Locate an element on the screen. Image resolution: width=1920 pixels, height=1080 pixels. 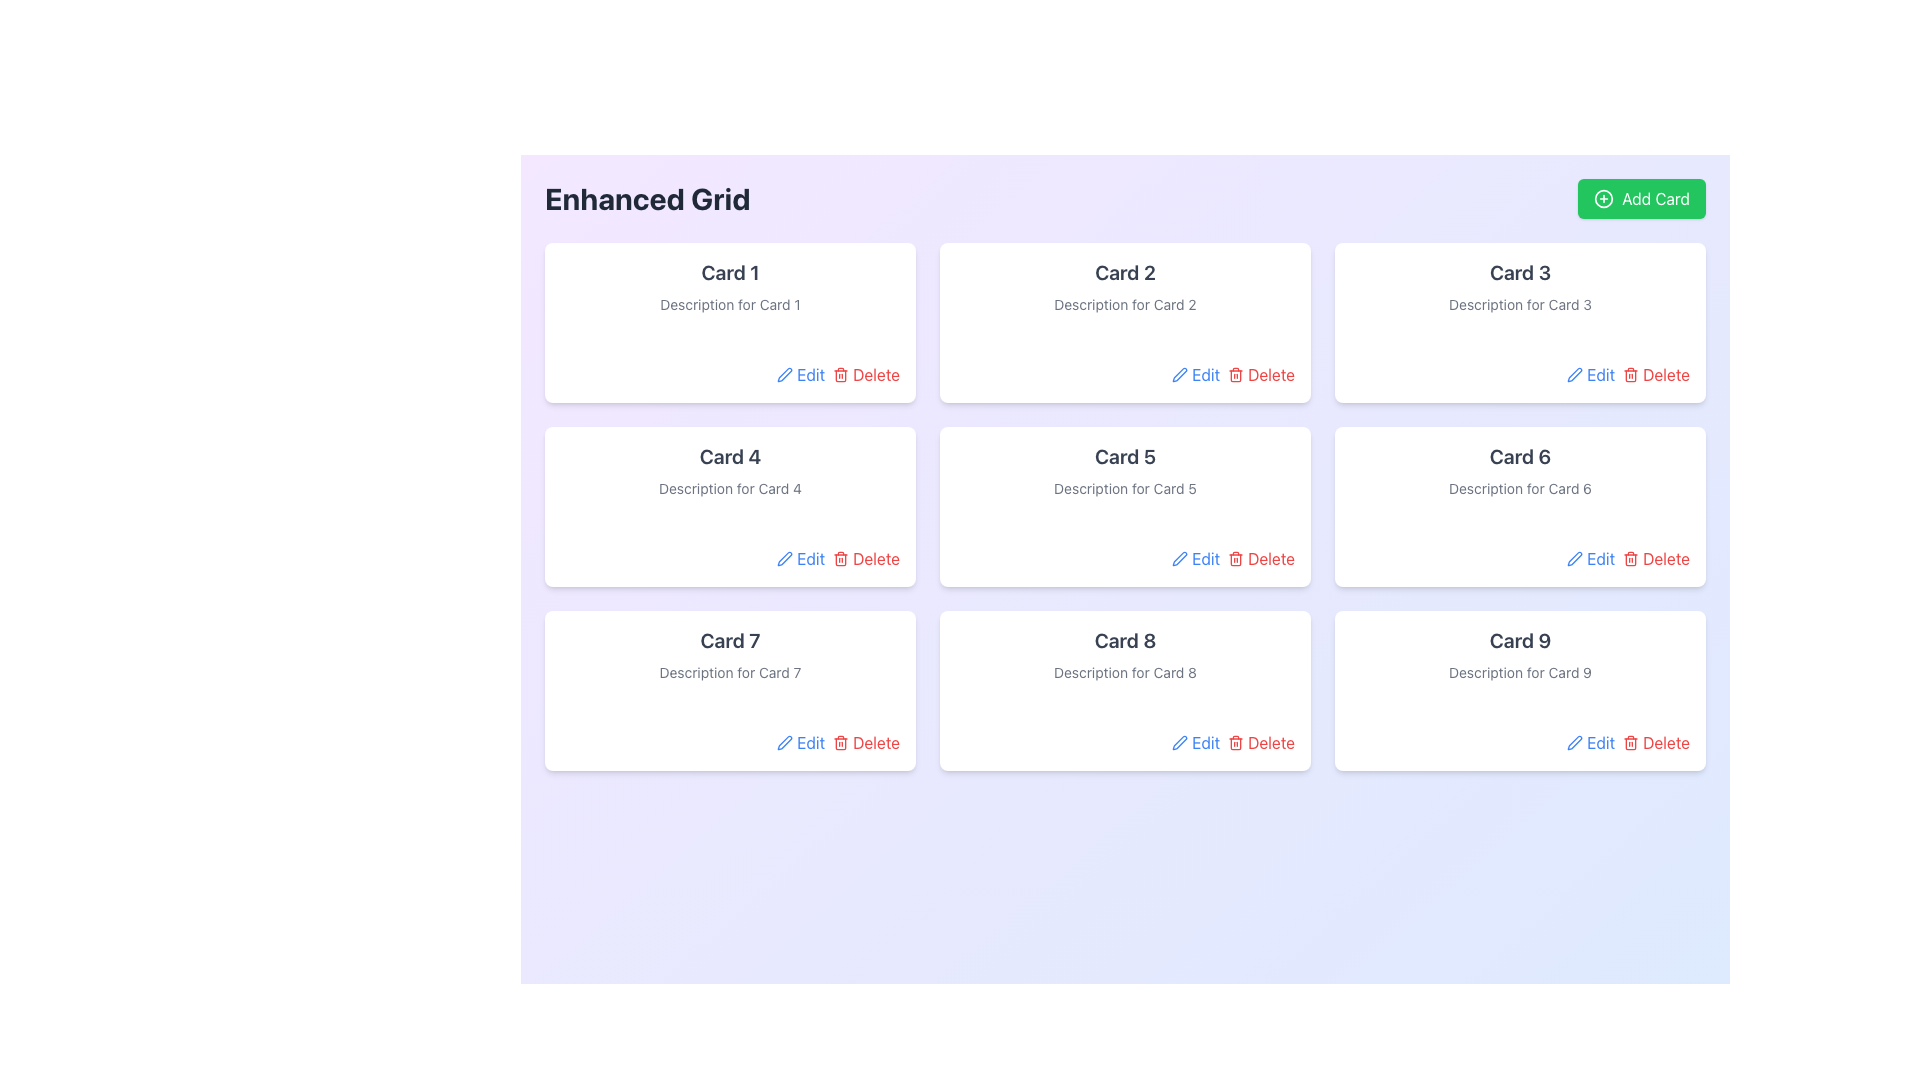
the Text block with hierarchical content (title and description) located in the second row and third column of the grid layout is located at coordinates (1520, 470).